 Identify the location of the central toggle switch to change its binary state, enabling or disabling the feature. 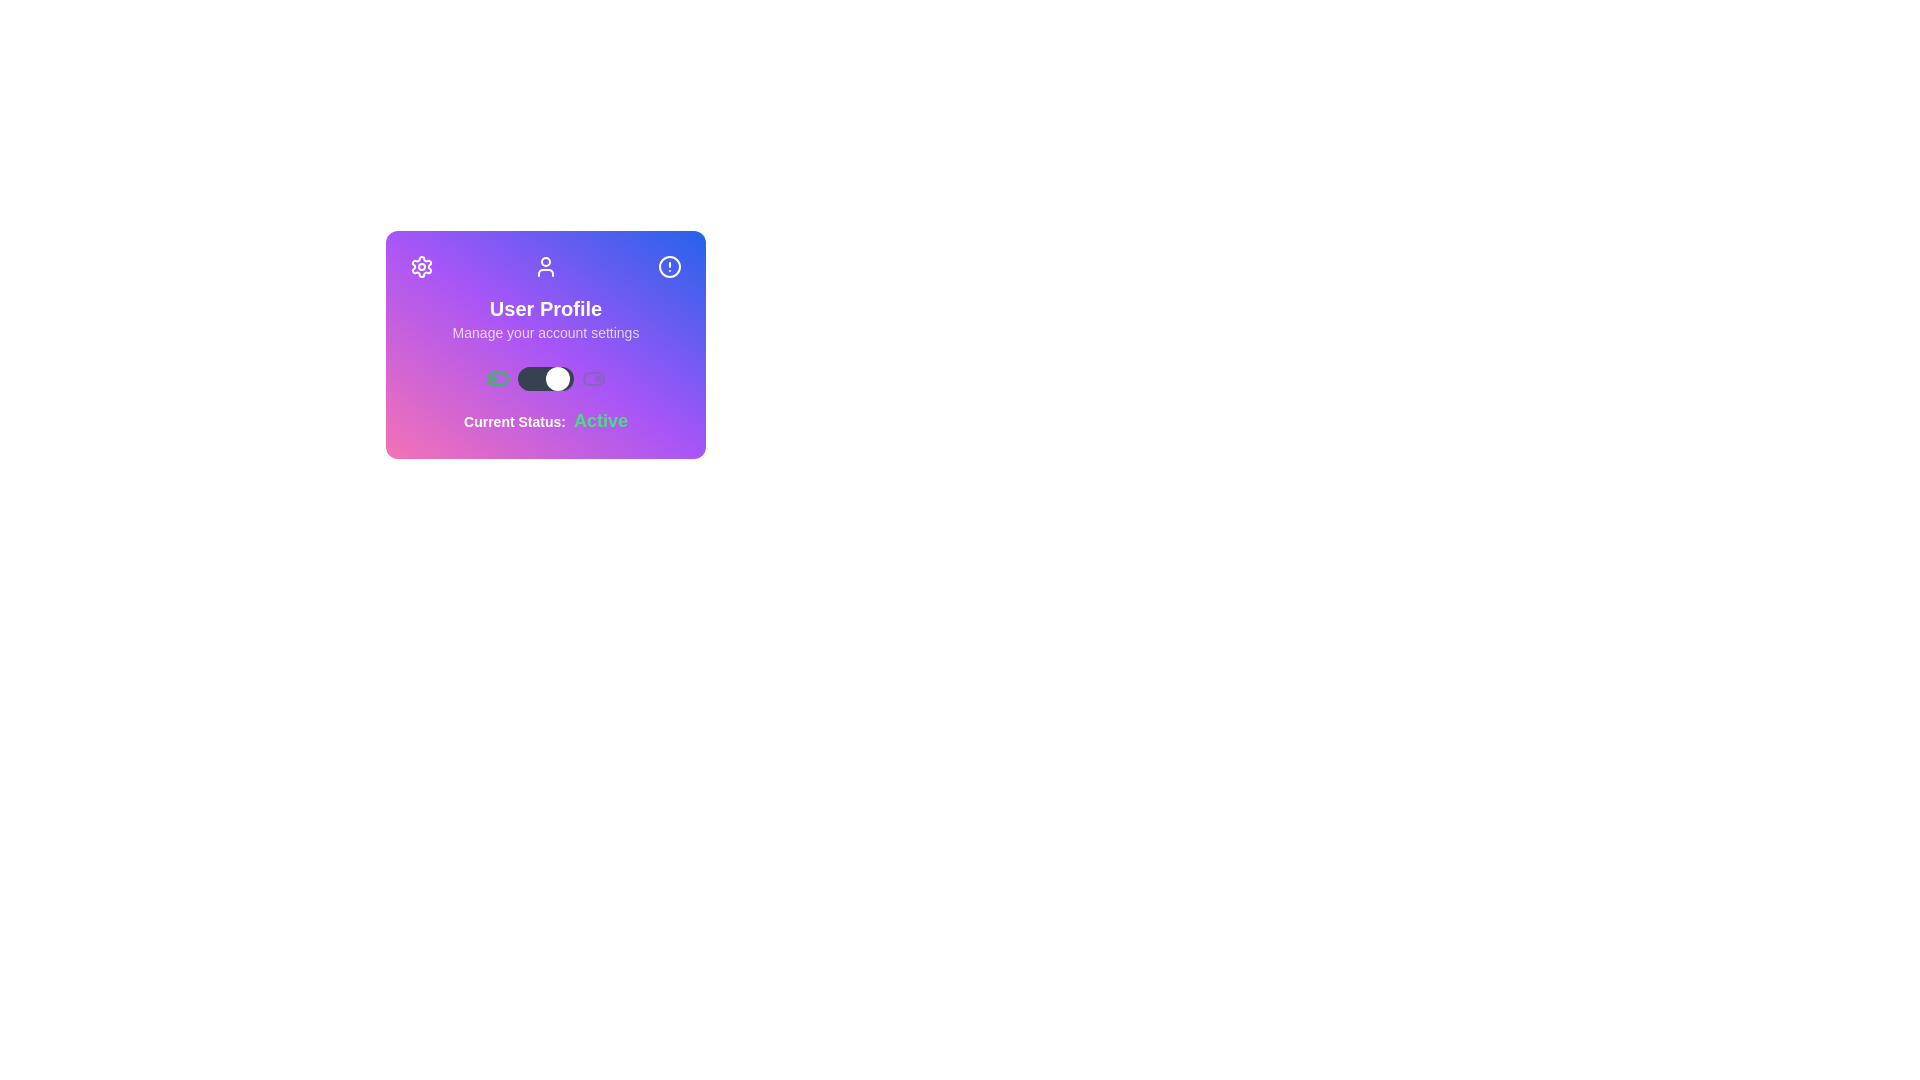
(546, 378).